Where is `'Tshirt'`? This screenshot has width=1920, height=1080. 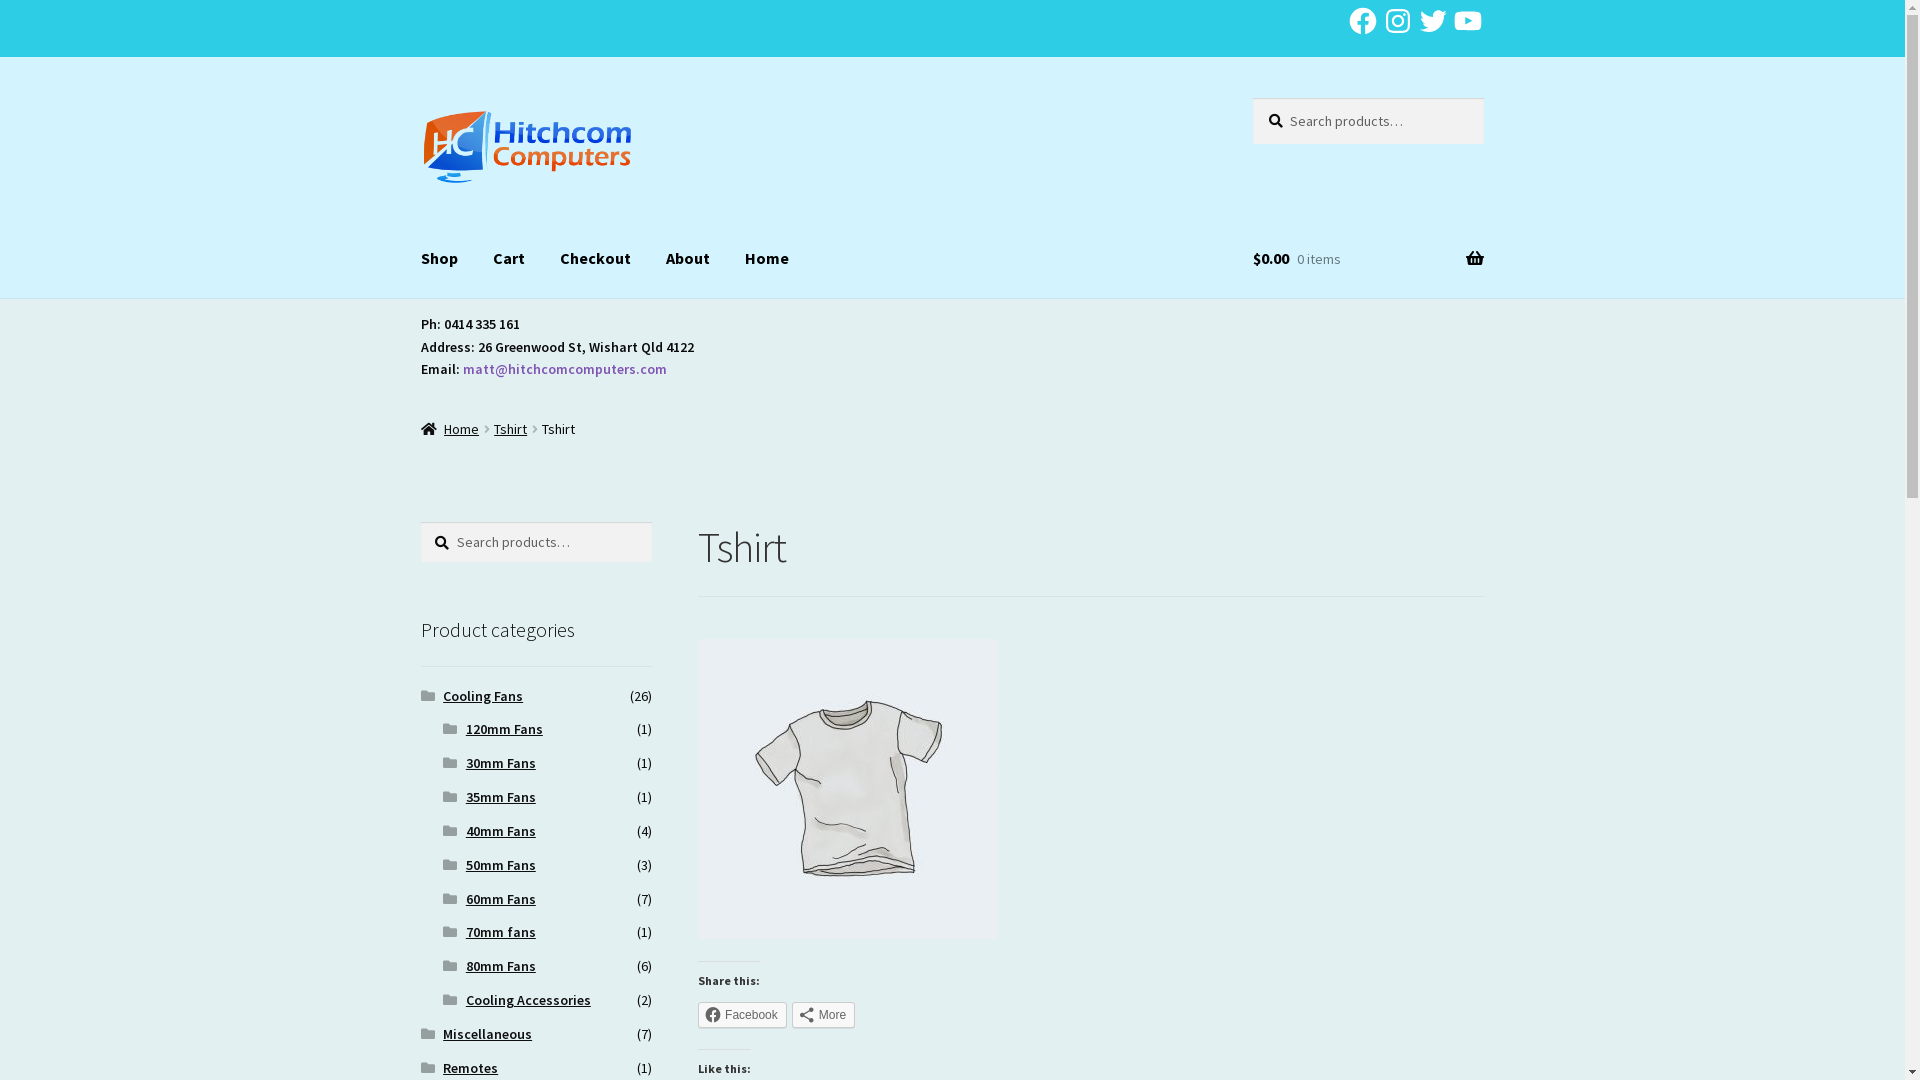
'Tshirt' is located at coordinates (510, 427).